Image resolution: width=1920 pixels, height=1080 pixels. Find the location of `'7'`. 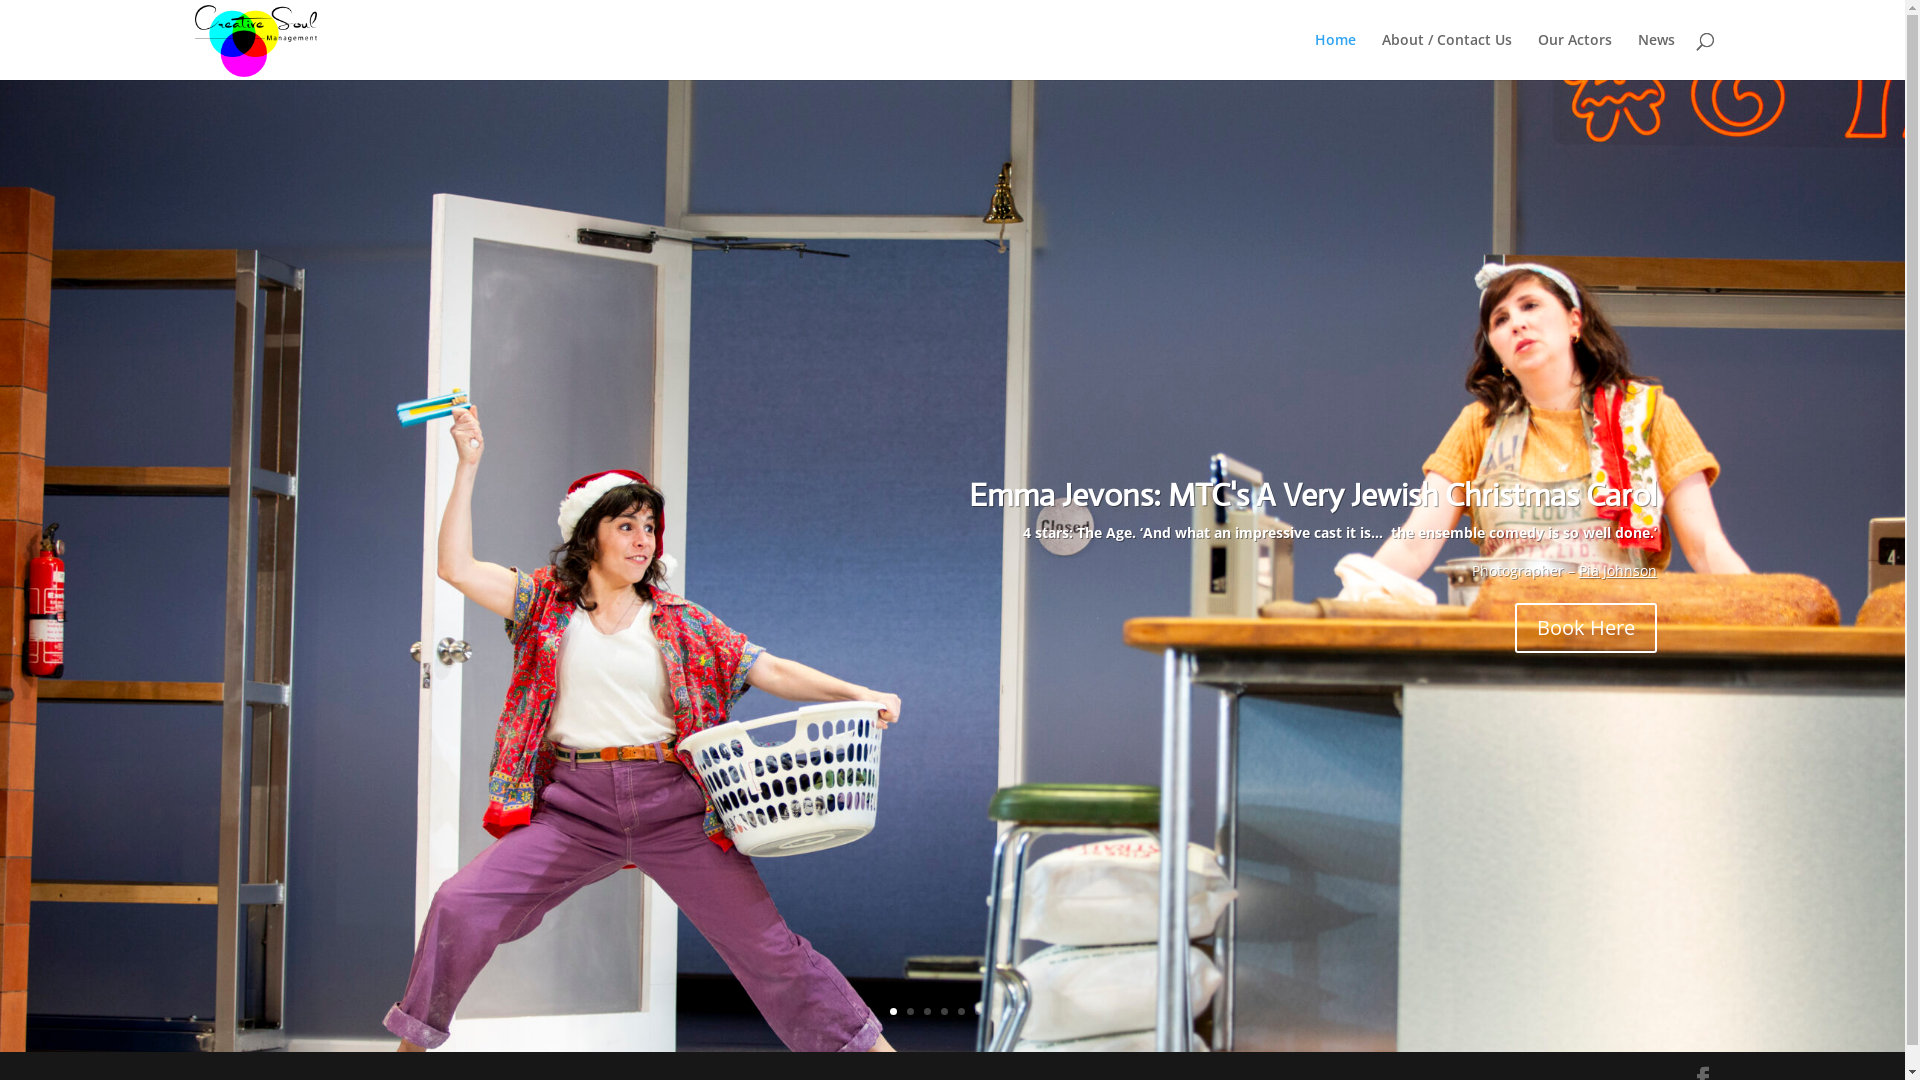

'7' is located at coordinates (992, 1011).